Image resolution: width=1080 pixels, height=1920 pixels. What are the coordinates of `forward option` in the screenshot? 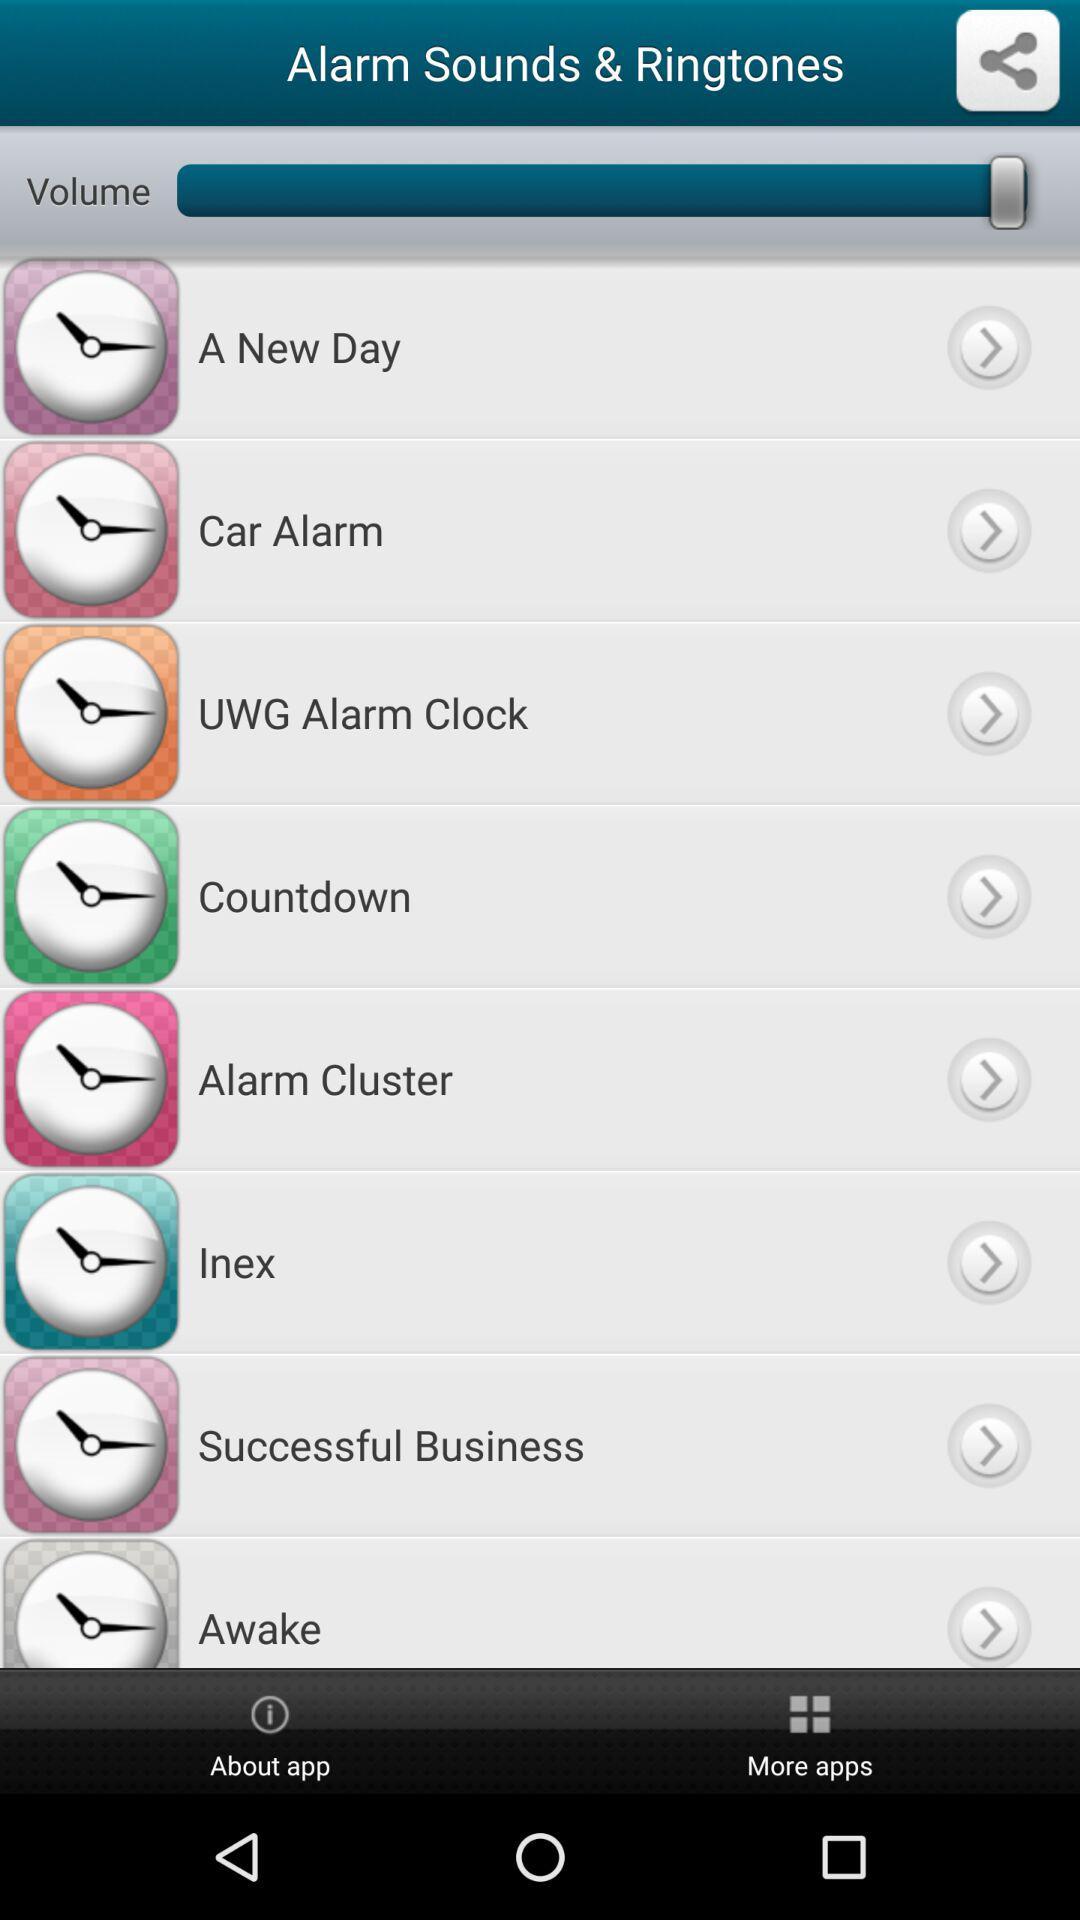 It's located at (987, 894).